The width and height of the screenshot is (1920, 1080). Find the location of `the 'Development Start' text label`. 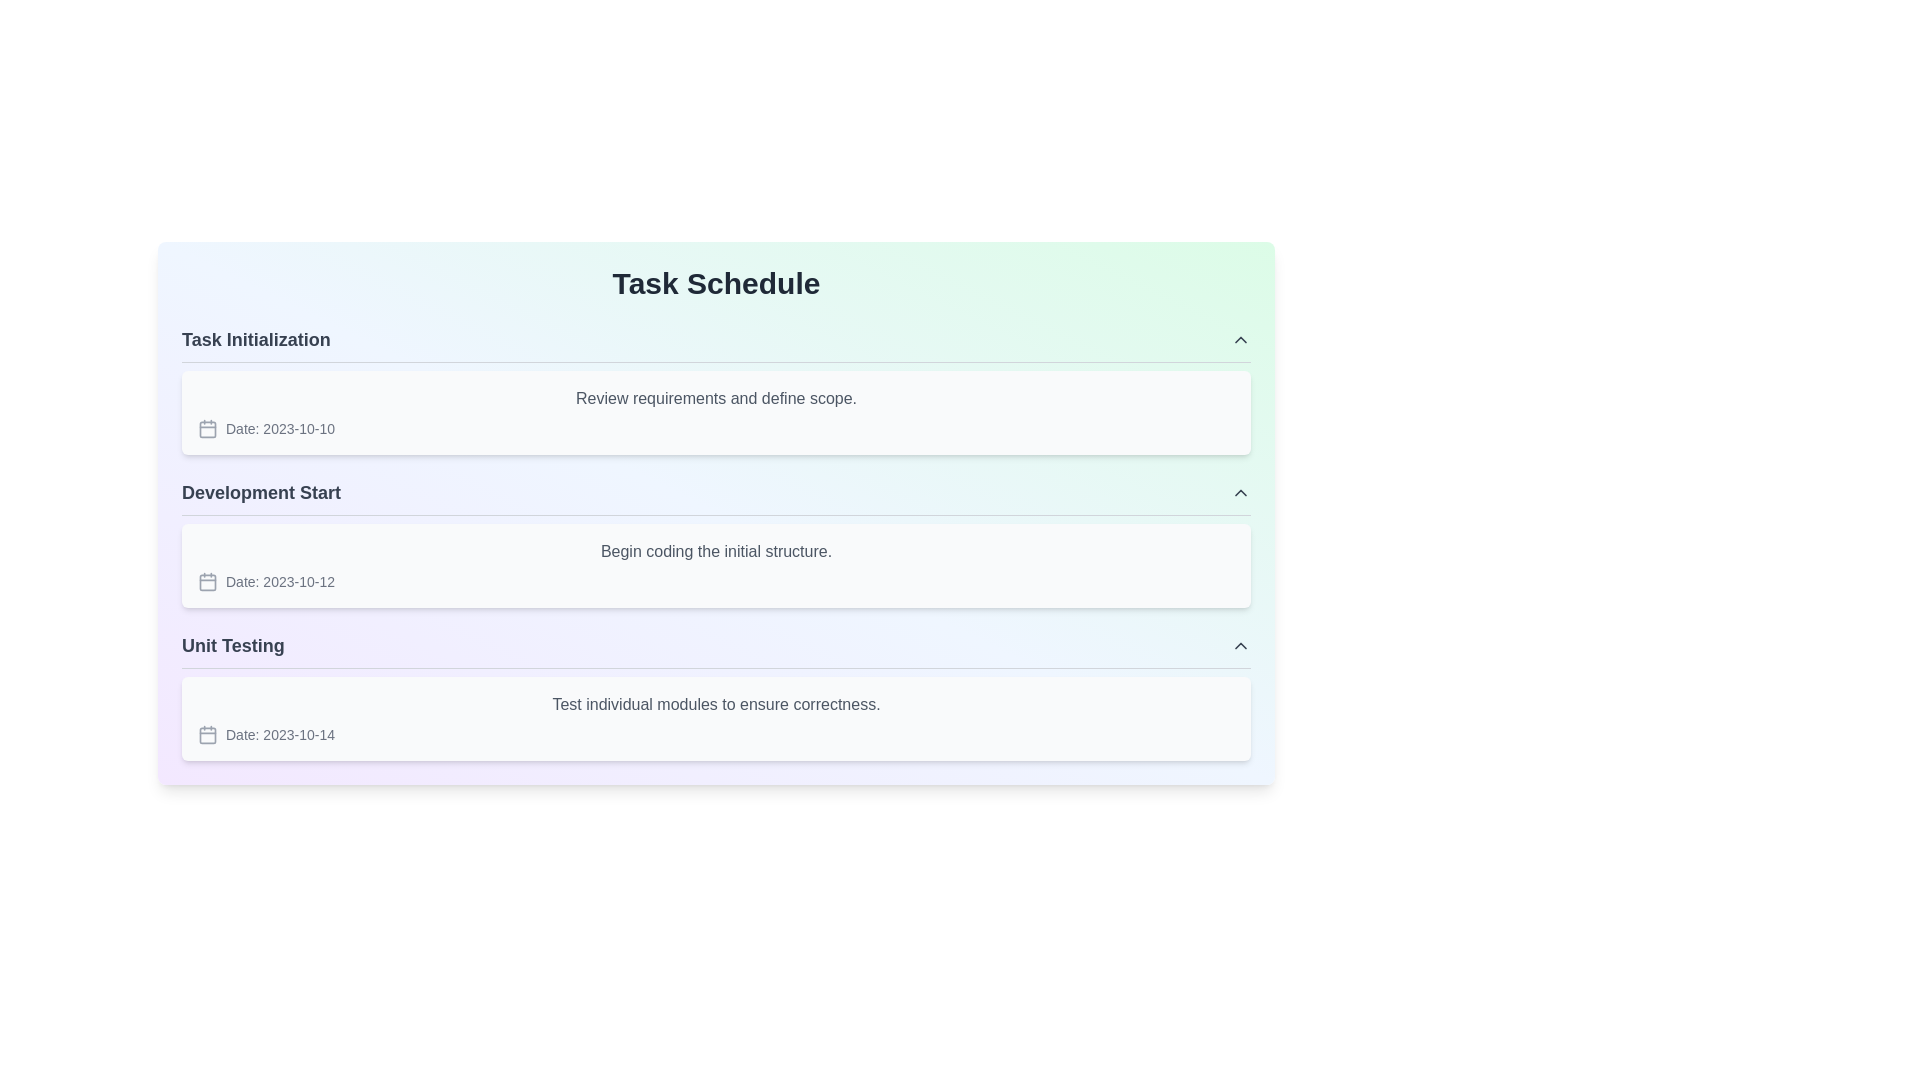

the 'Development Start' text label is located at coordinates (260, 493).